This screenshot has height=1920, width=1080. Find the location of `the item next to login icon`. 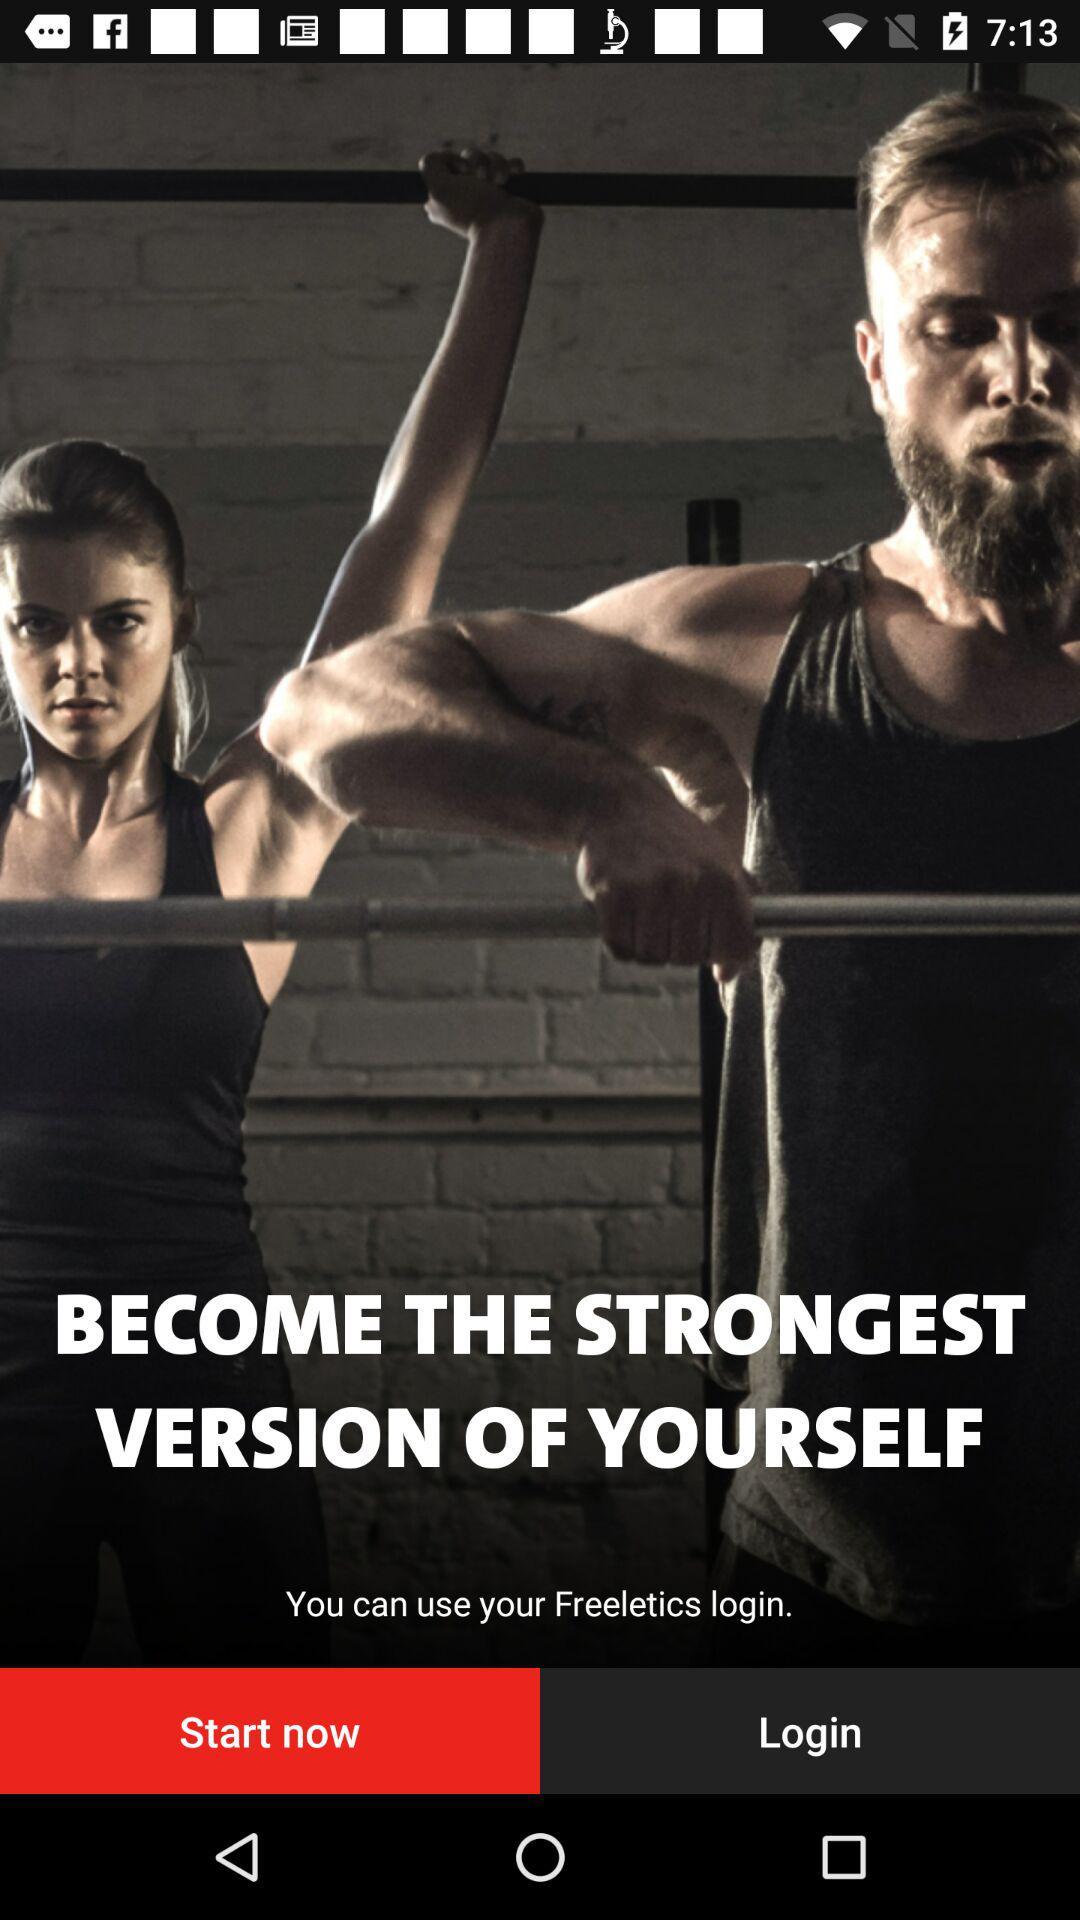

the item next to login icon is located at coordinates (270, 1730).